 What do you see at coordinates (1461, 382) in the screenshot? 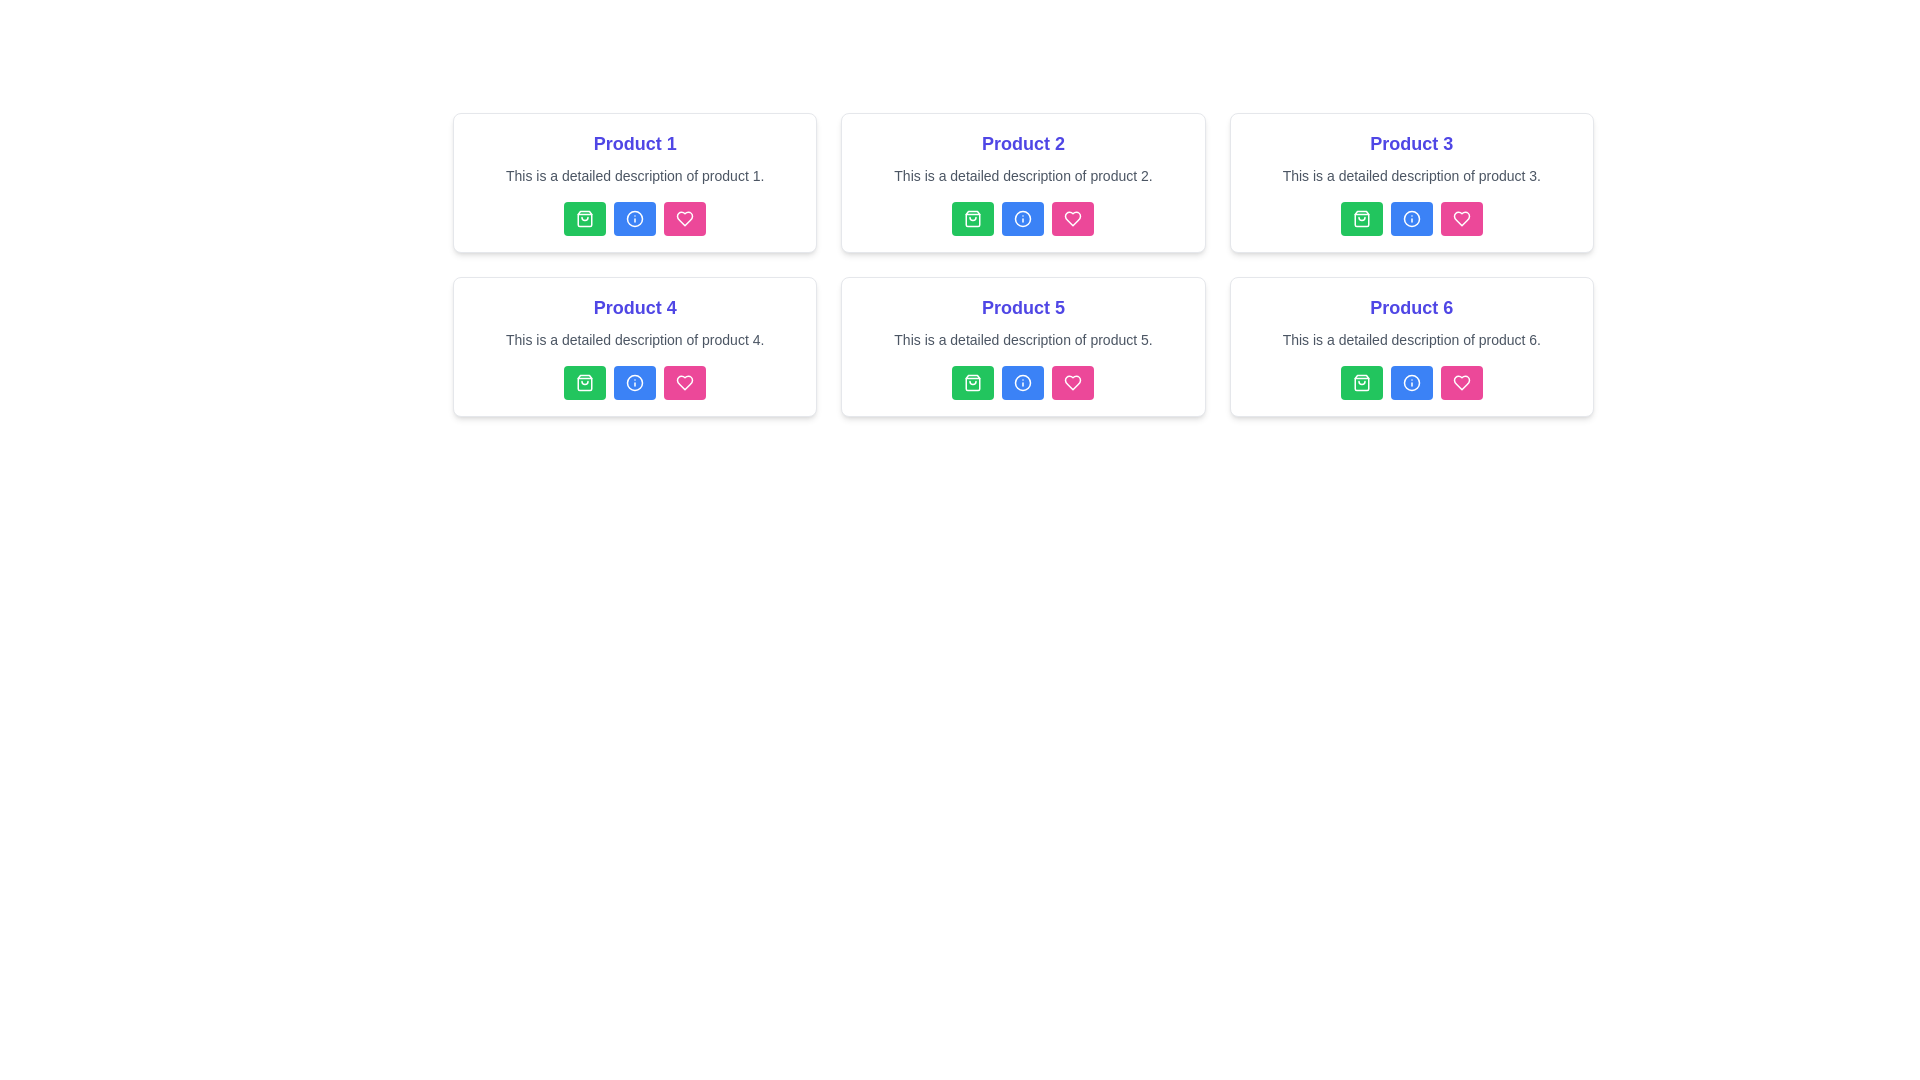
I see `the pink button with a white heart icon to mark 'Product 6' as favorite` at bounding box center [1461, 382].